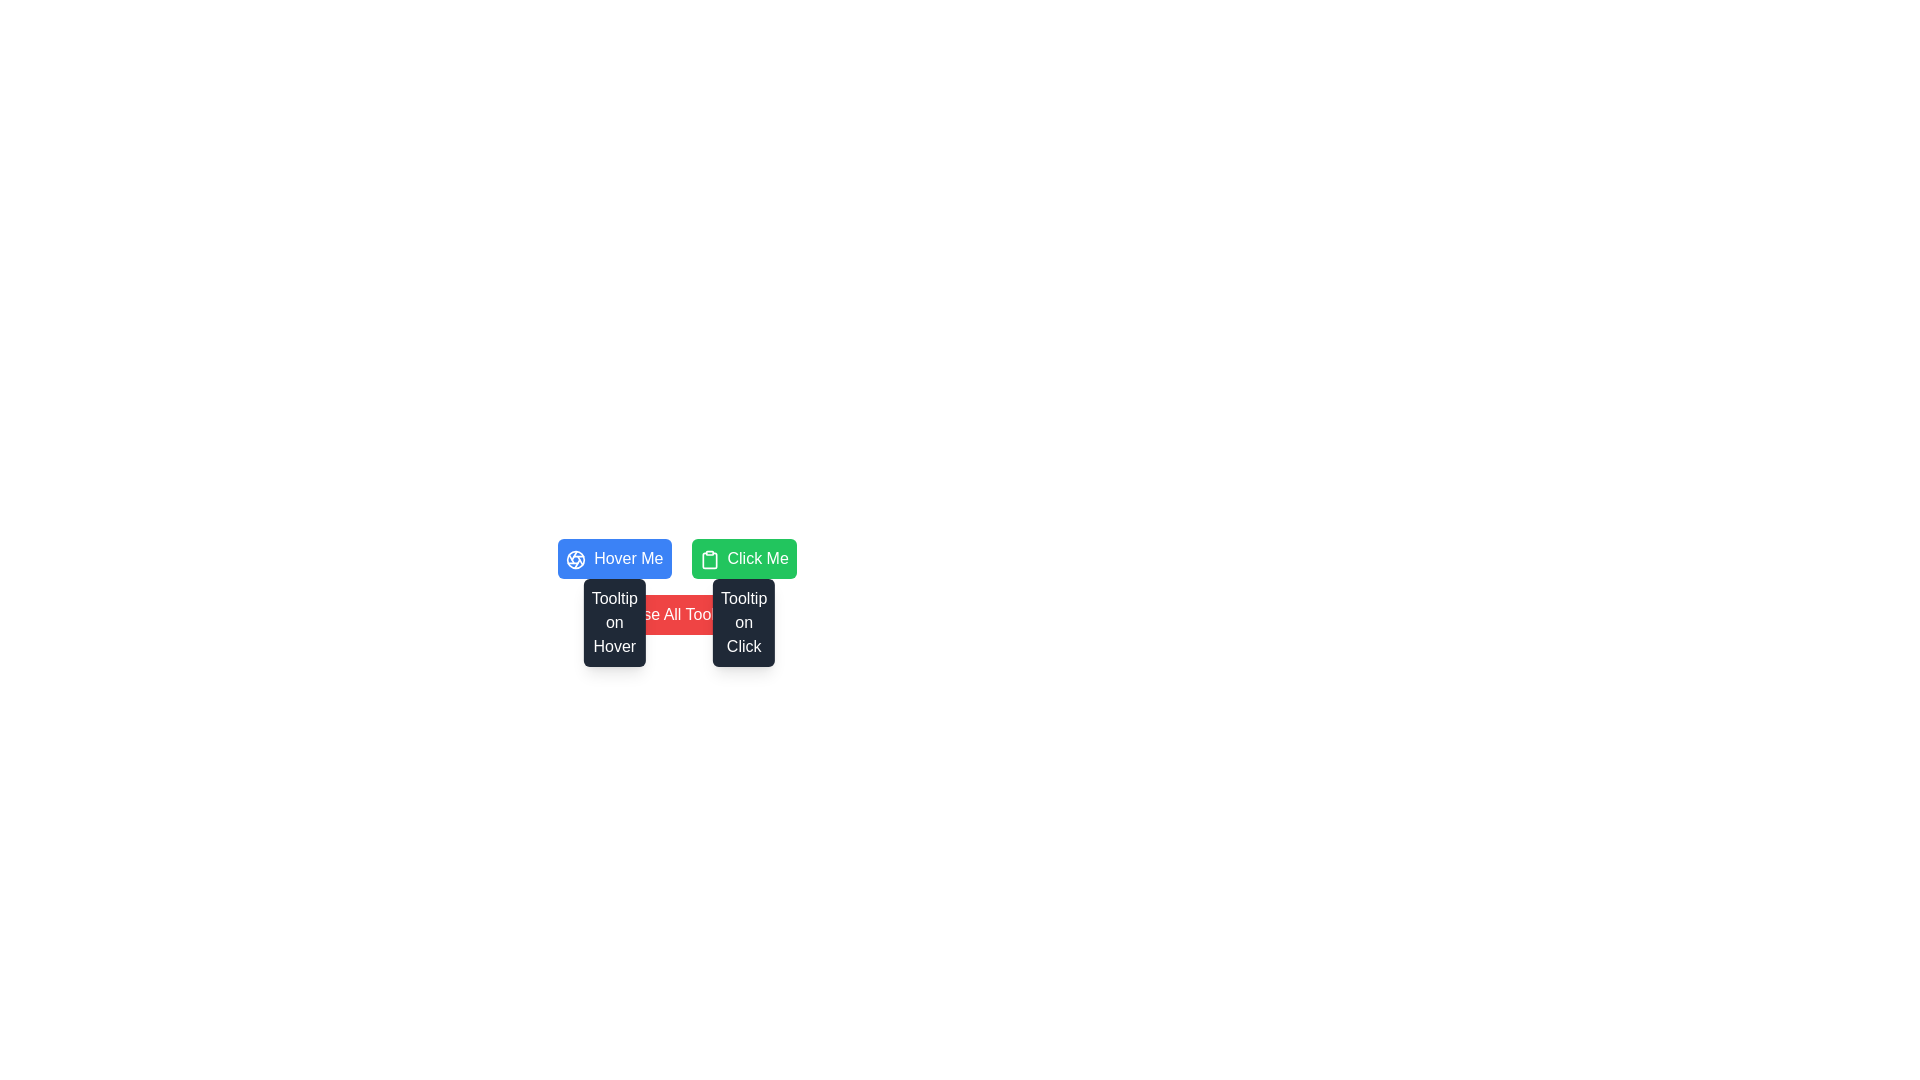 The height and width of the screenshot is (1080, 1920). What do you see at coordinates (743, 559) in the screenshot?
I see `the green rounded button labeled 'Click Me' with a clipboard icon` at bounding box center [743, 559].